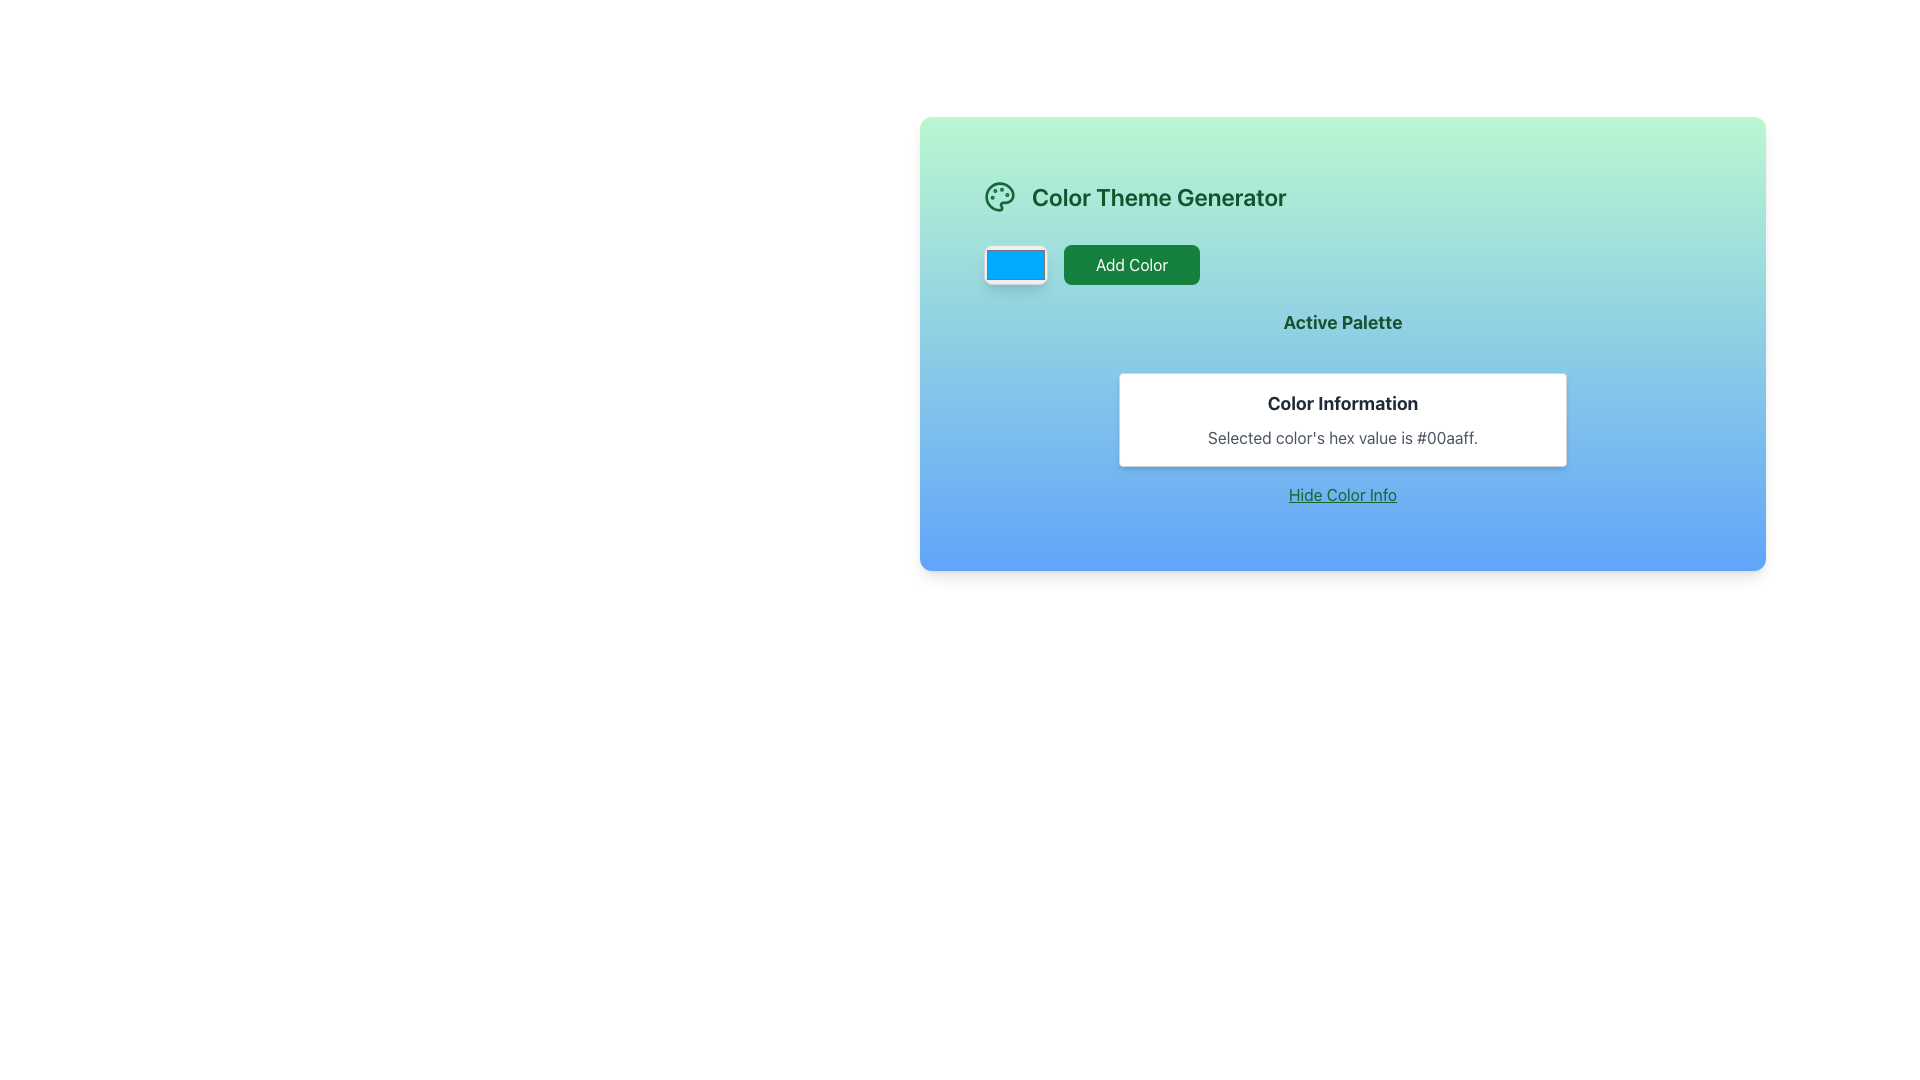 The height and width of the screenshot is (1080, 1920). What do you see at coordinates (1016, 264) in the screenshot?
I see `the light blue rectangular color picker input box with rounded corners` at bounding box center [1016, 264].